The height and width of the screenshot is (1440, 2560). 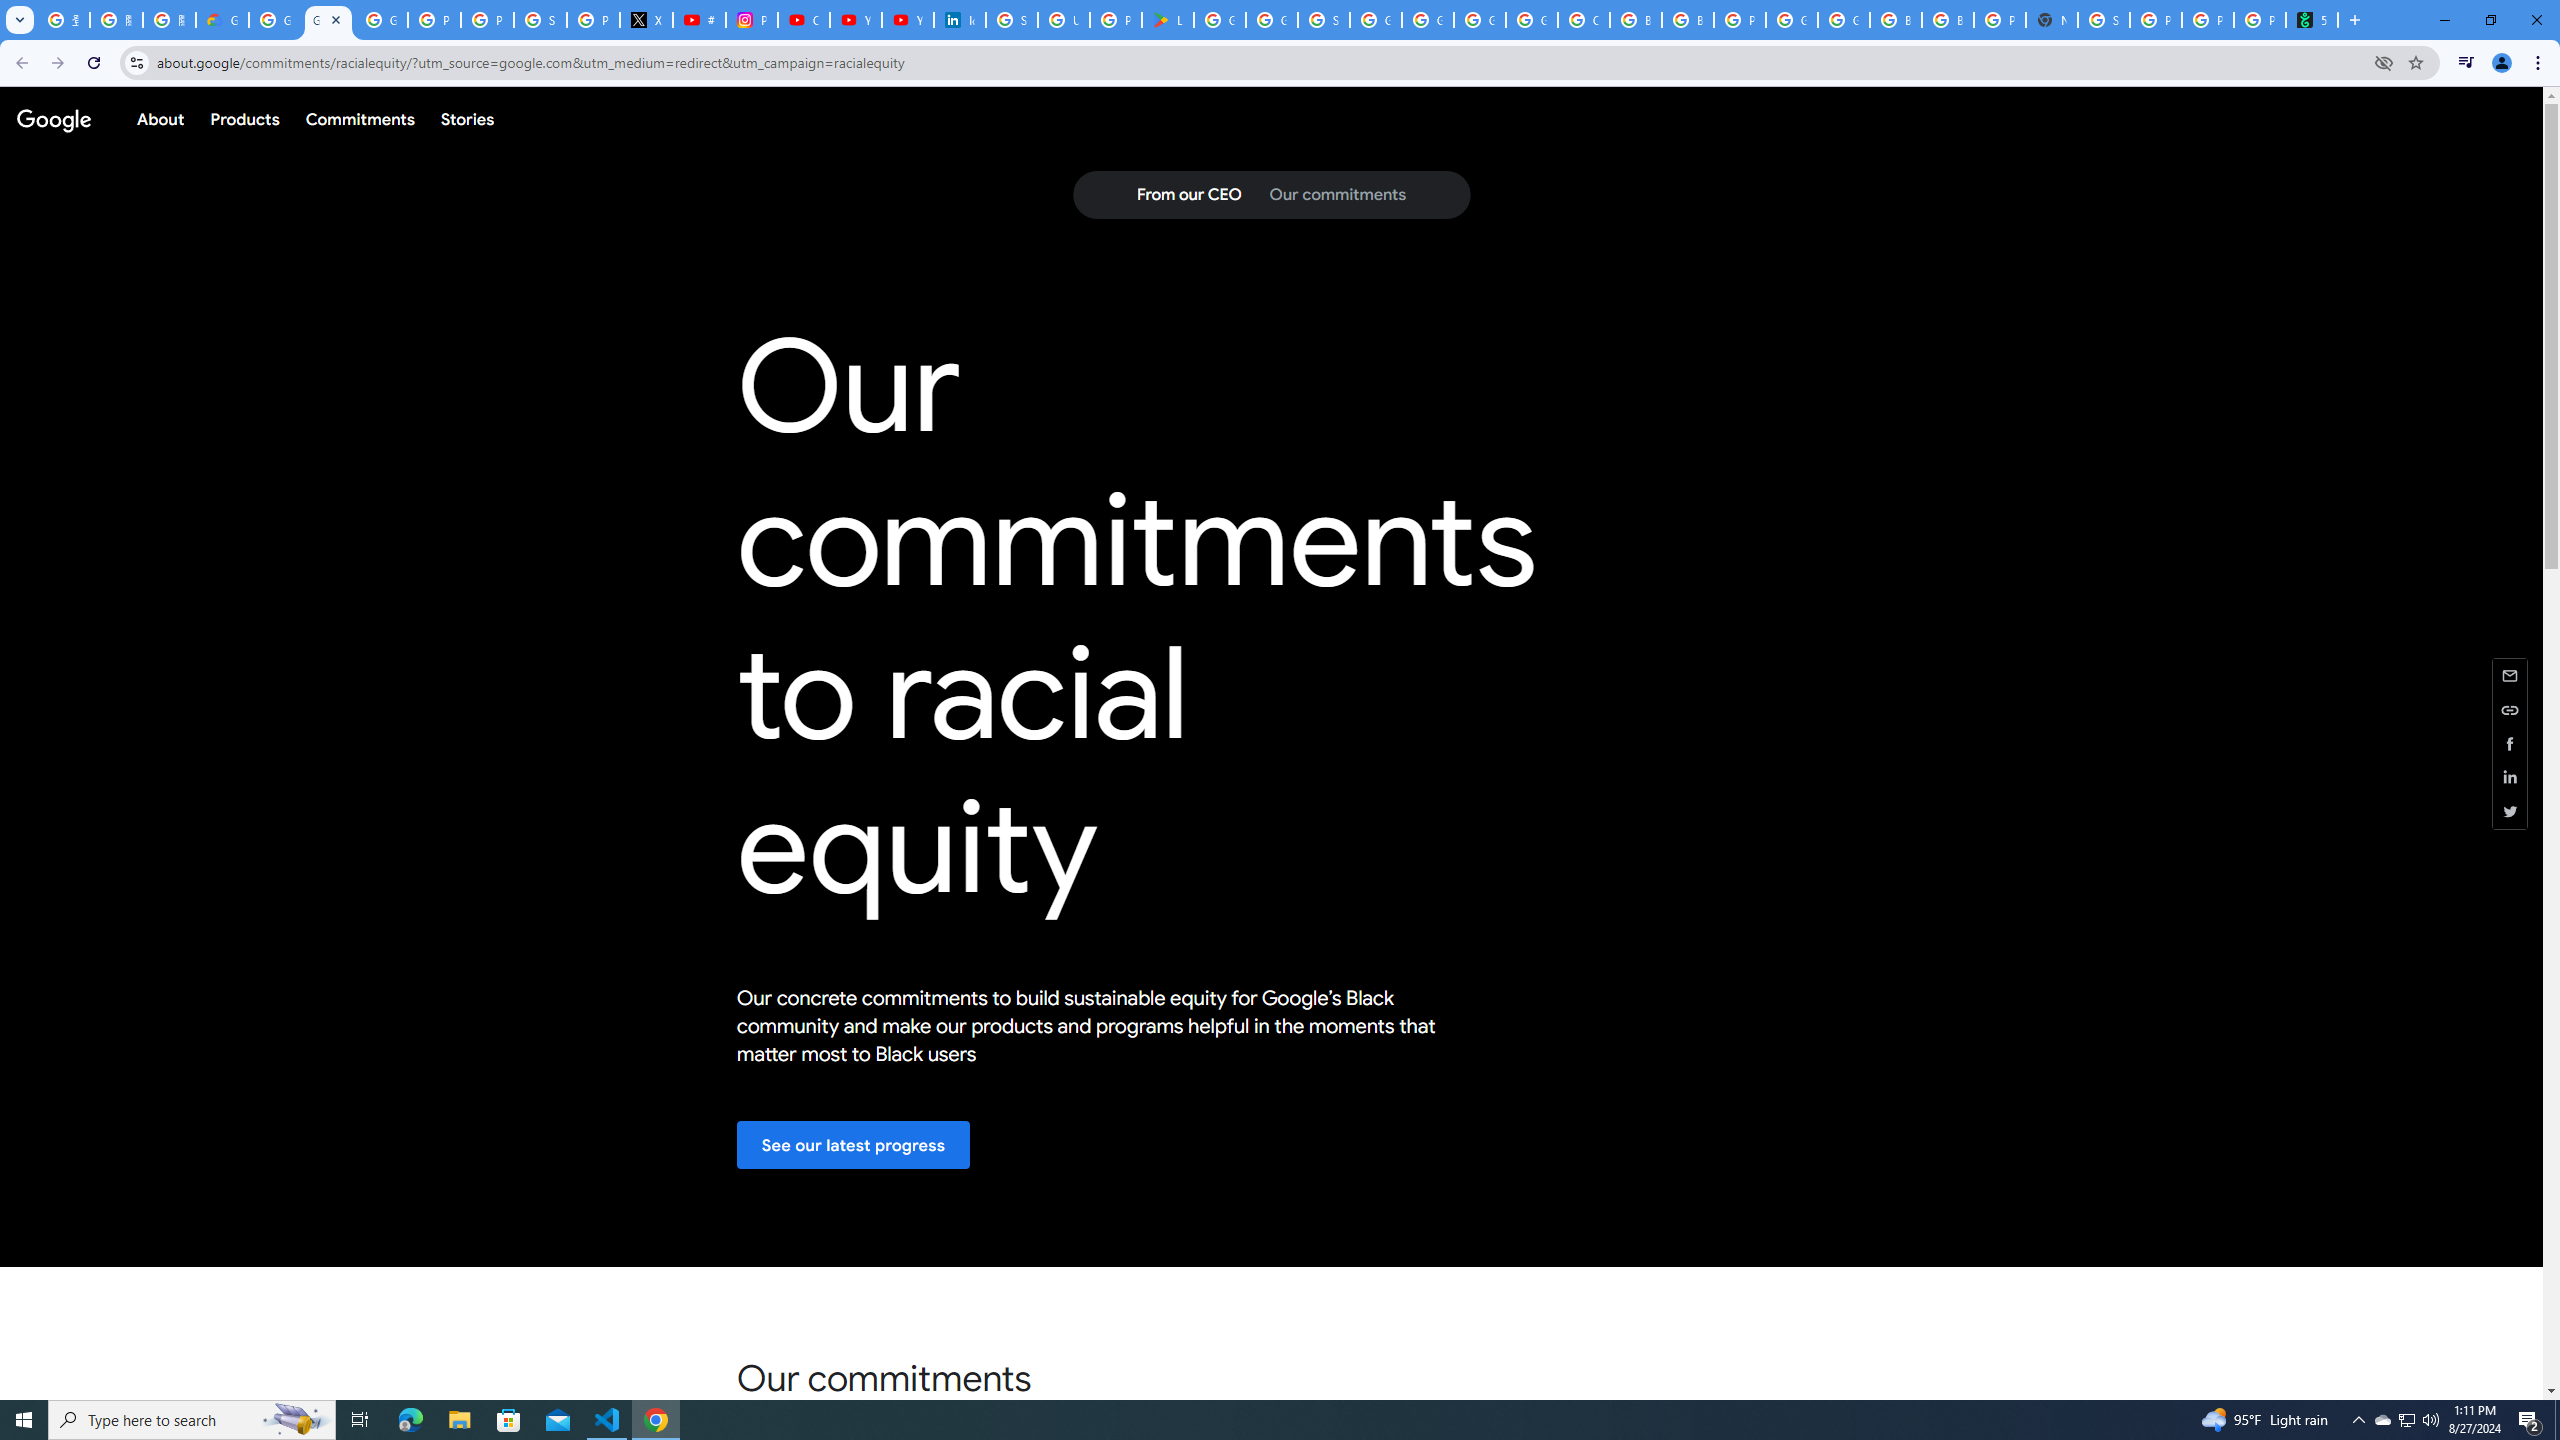 What do you see at coordinates (906, 19) in the screenshot?
I see `'YouTube Culture & Trends - YouTube Top 10, 2021'` at bounding box center [906, 19].